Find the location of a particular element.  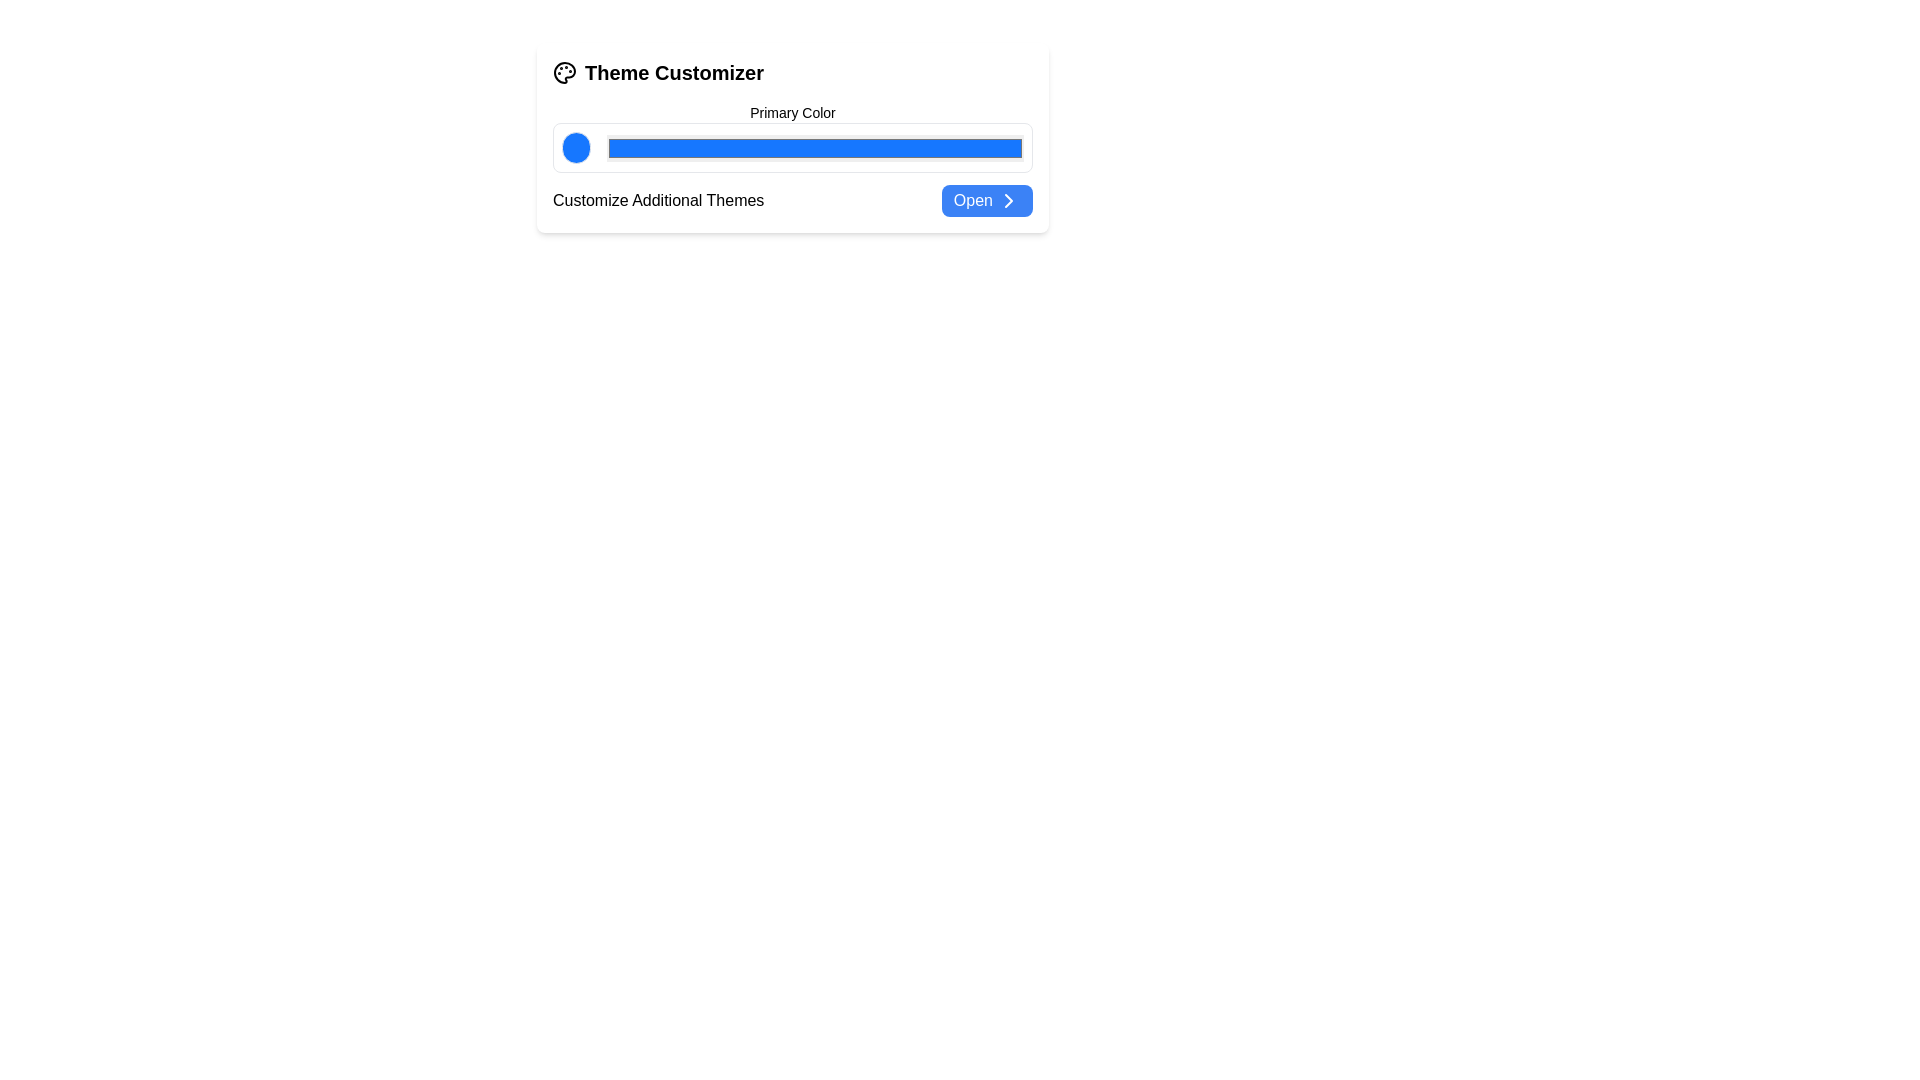

the chevron icon located at the far right edge of the blue 'Open' button is located at coordinates (1008, 200).